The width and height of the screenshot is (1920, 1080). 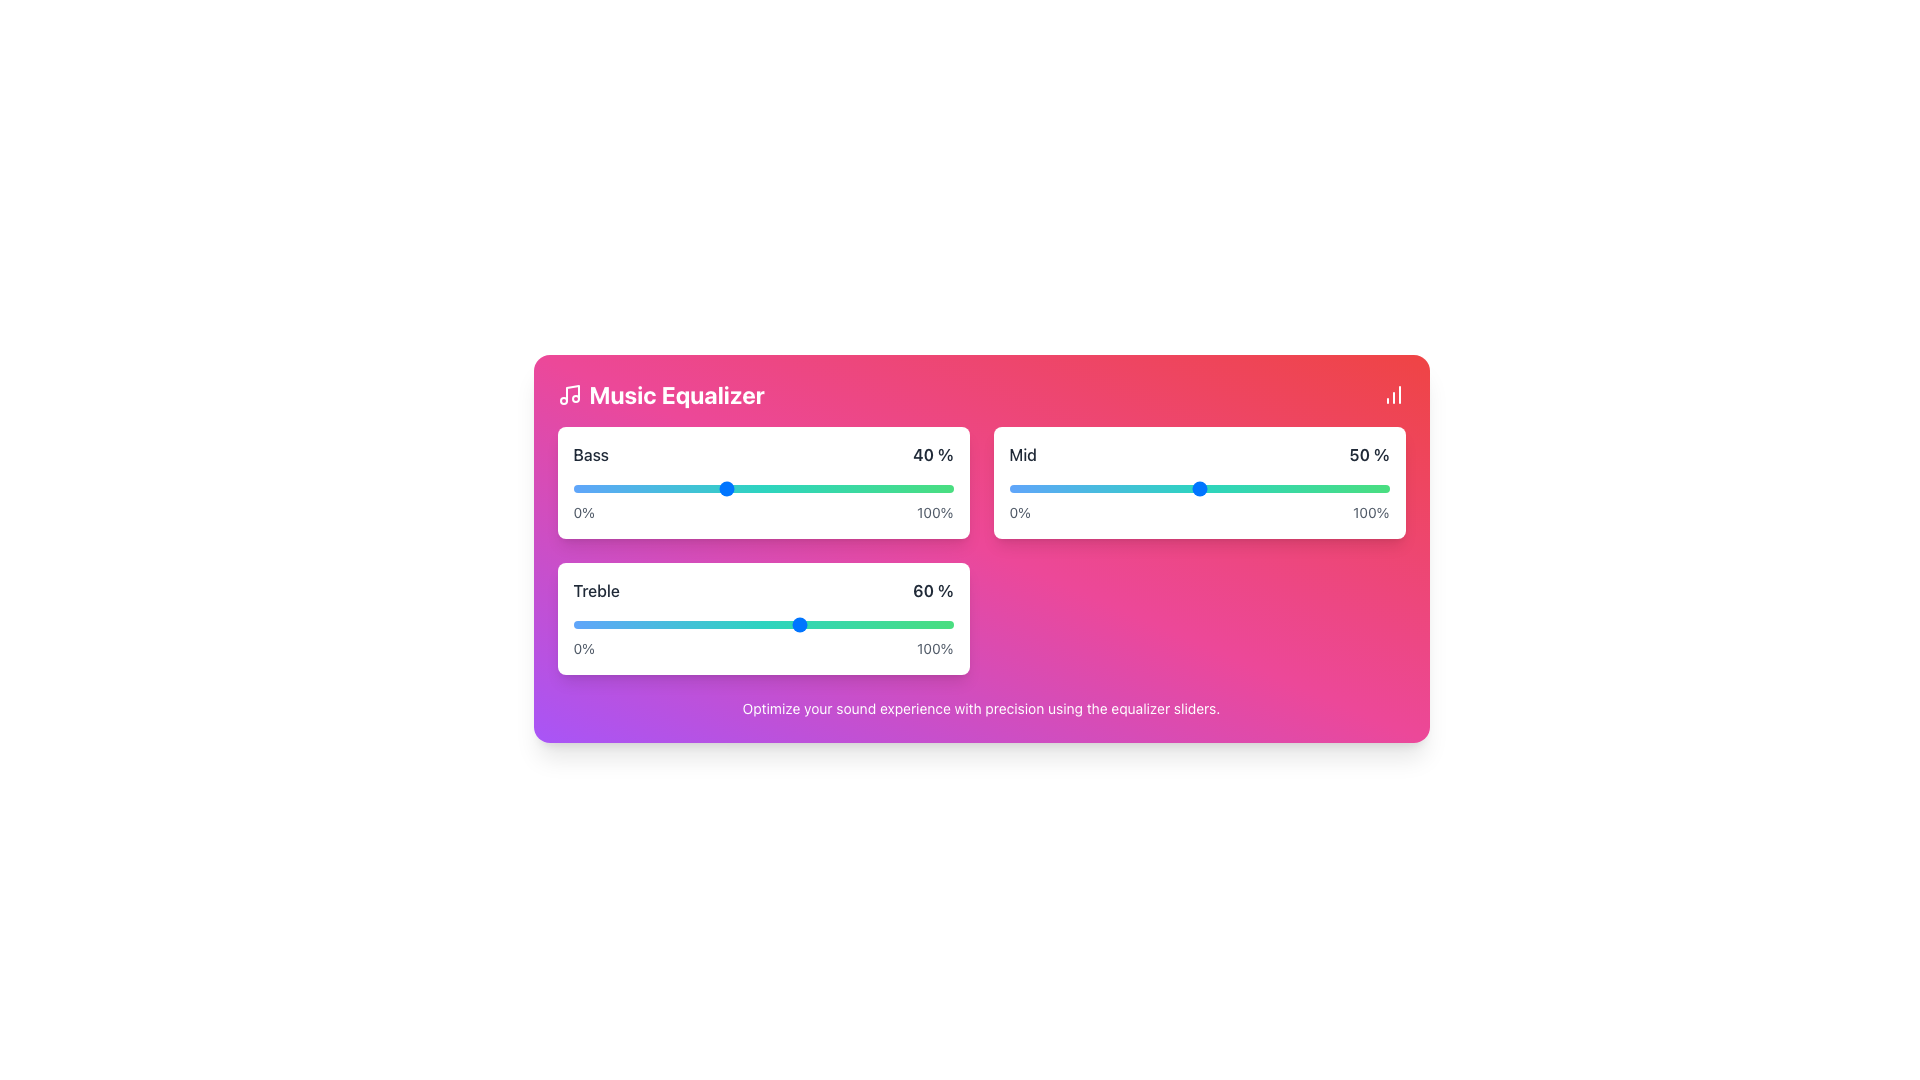 I want to click on the text block that says 'Optimize your sound experience with precision using the equalizer sliders.' which is displayed in white against a purple to pink gradient background at the bottom of the card-like interface, so click(x=981, y=708).